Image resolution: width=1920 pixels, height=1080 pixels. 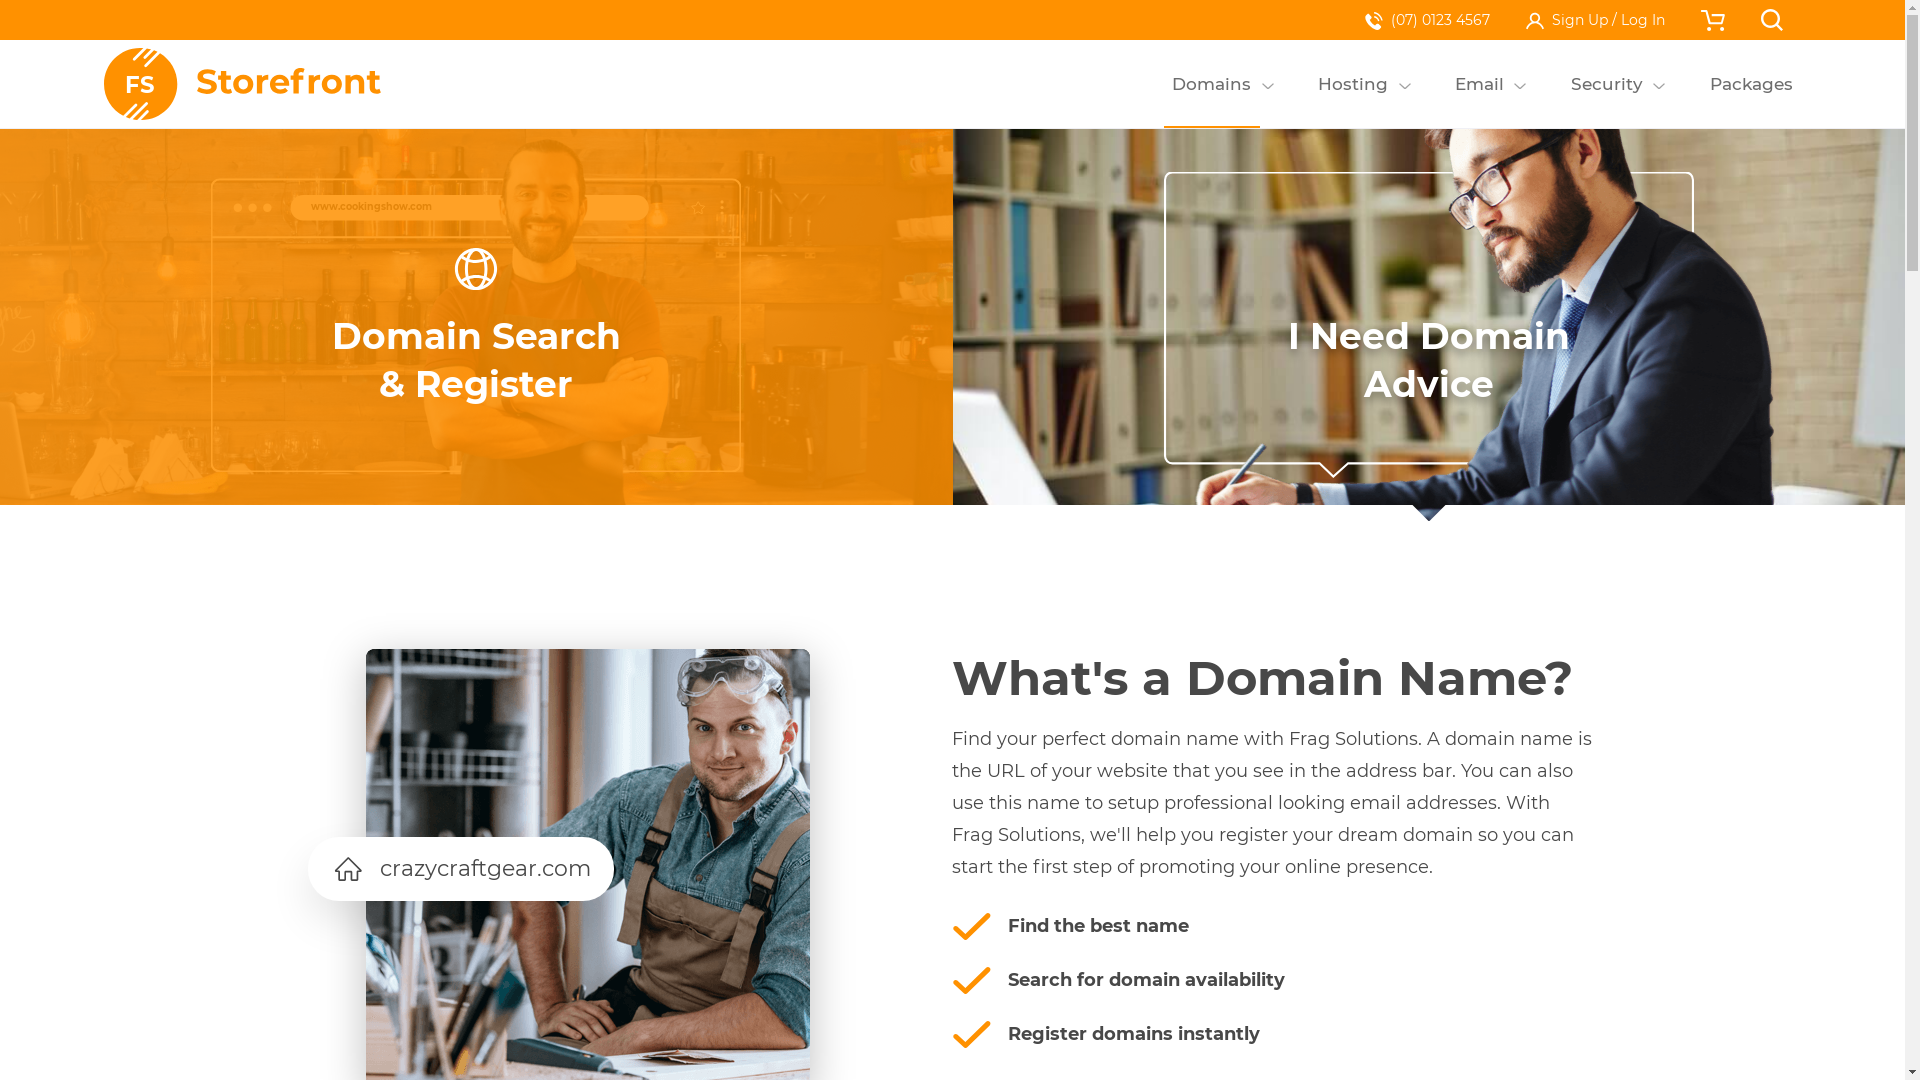 What do you see at coordinates (1353, 83) in the screenshot?
I see `'Hosting'` at bounding box center [1353, 83].